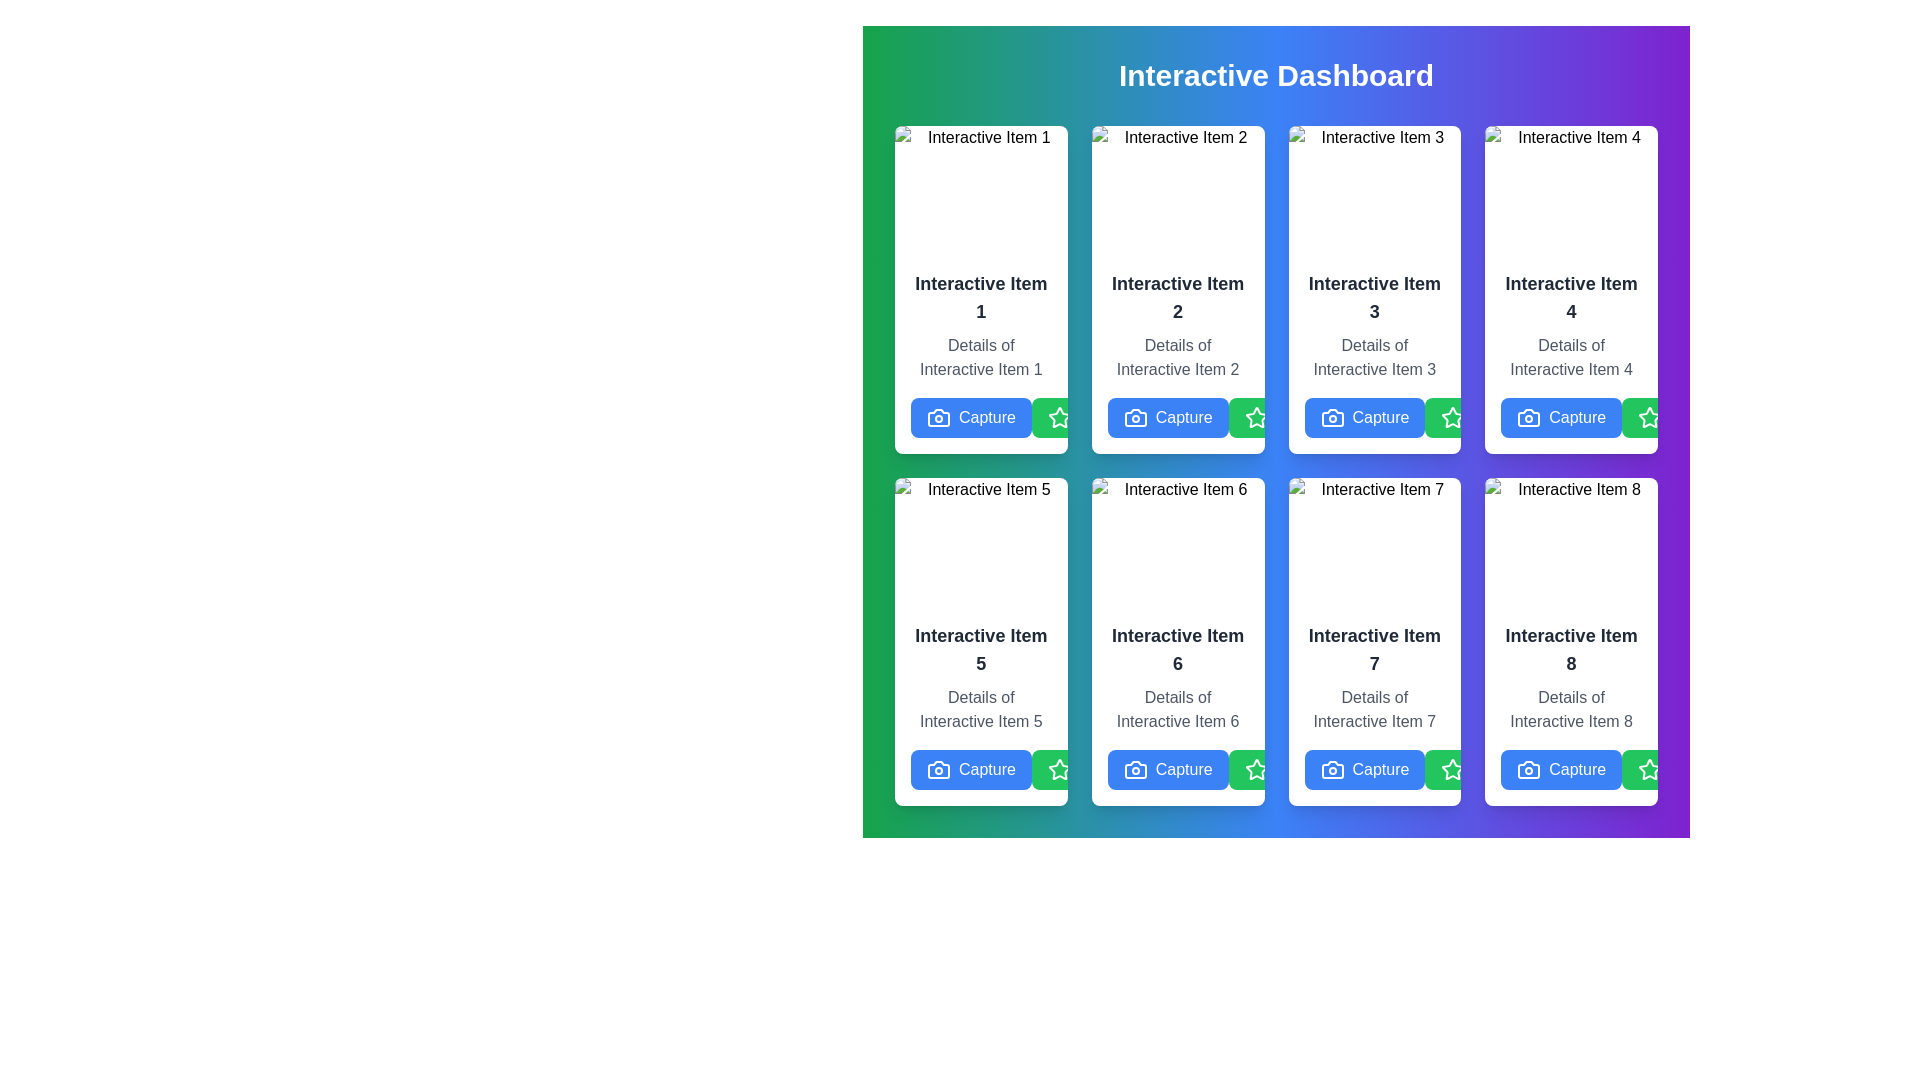 The width and height of the screenshot is (1920, 1080). I want to click on the green 'Favorite' button with rounded corners and a star icon to mark an item as favorite, so click(1289, 416).